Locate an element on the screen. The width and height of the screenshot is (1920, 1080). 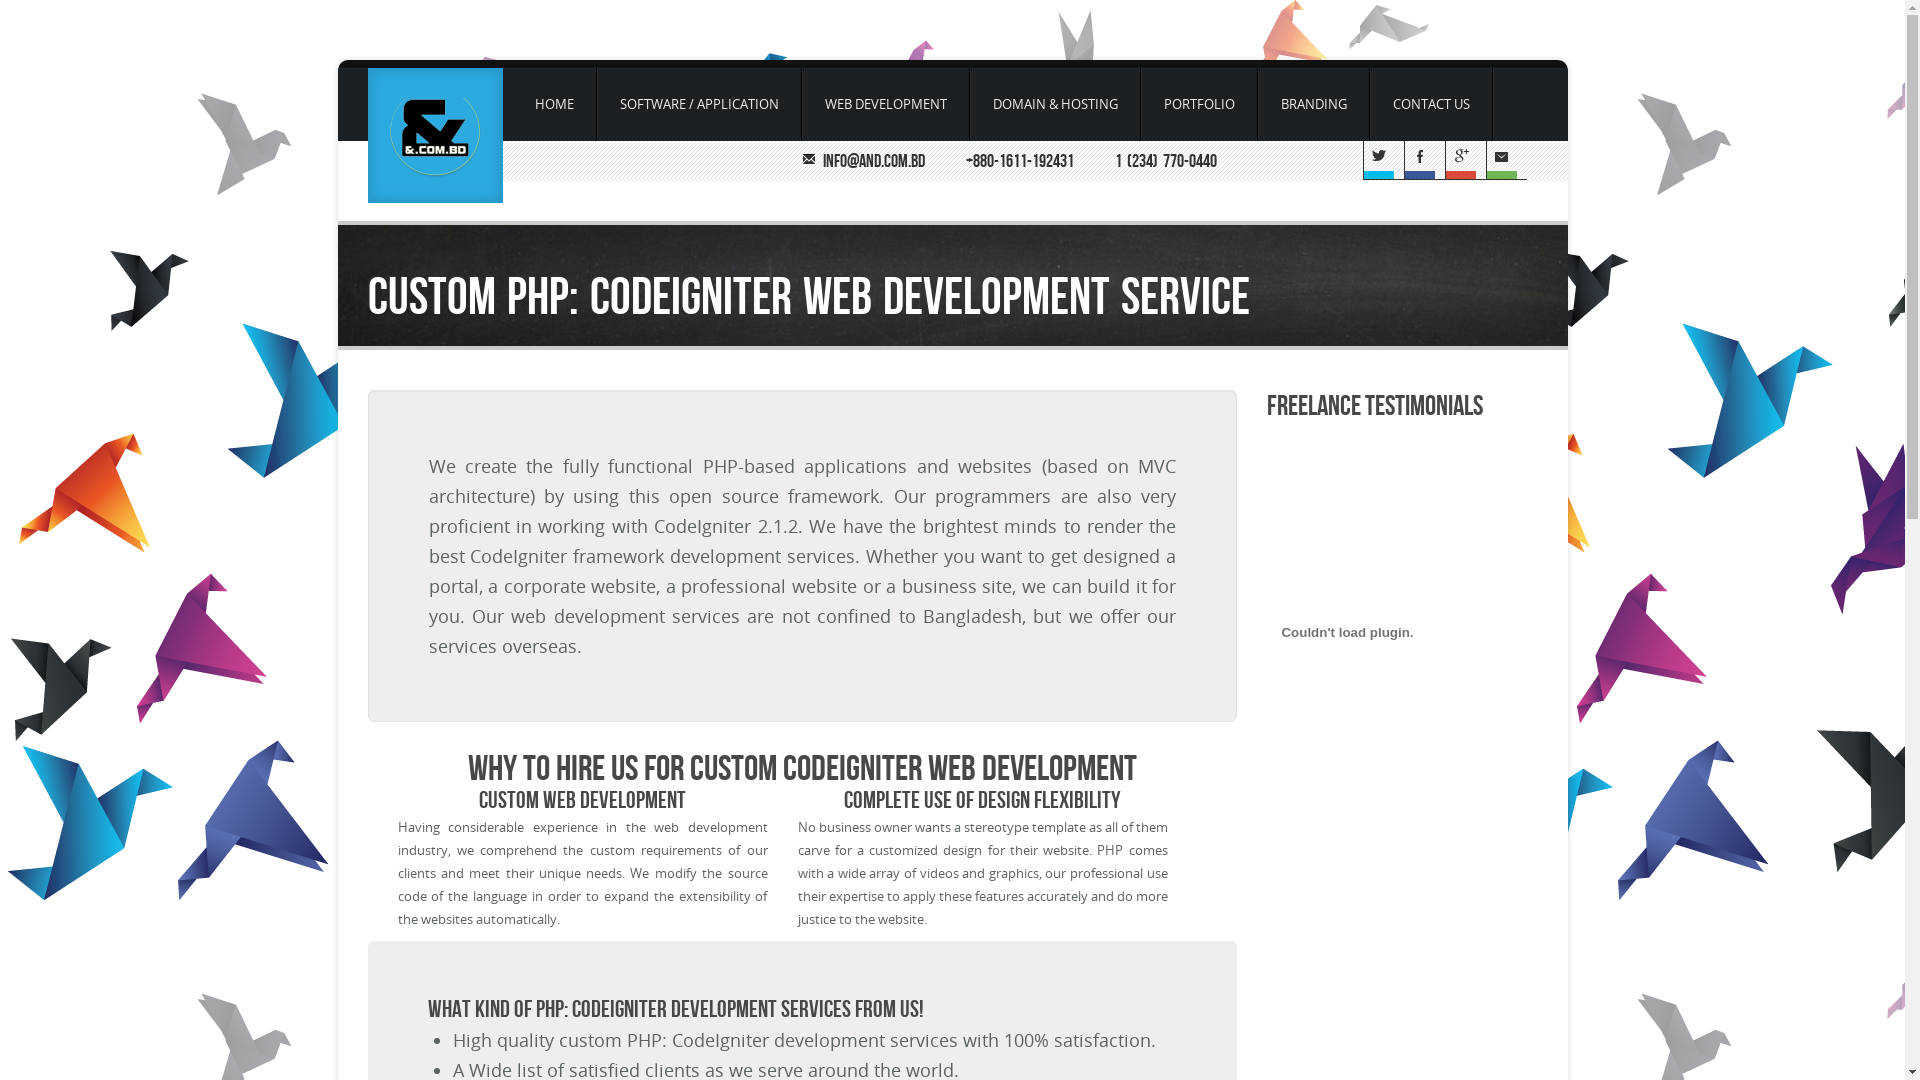
'WEB DEVELOPMENT' is located at coordinates (884, 104).